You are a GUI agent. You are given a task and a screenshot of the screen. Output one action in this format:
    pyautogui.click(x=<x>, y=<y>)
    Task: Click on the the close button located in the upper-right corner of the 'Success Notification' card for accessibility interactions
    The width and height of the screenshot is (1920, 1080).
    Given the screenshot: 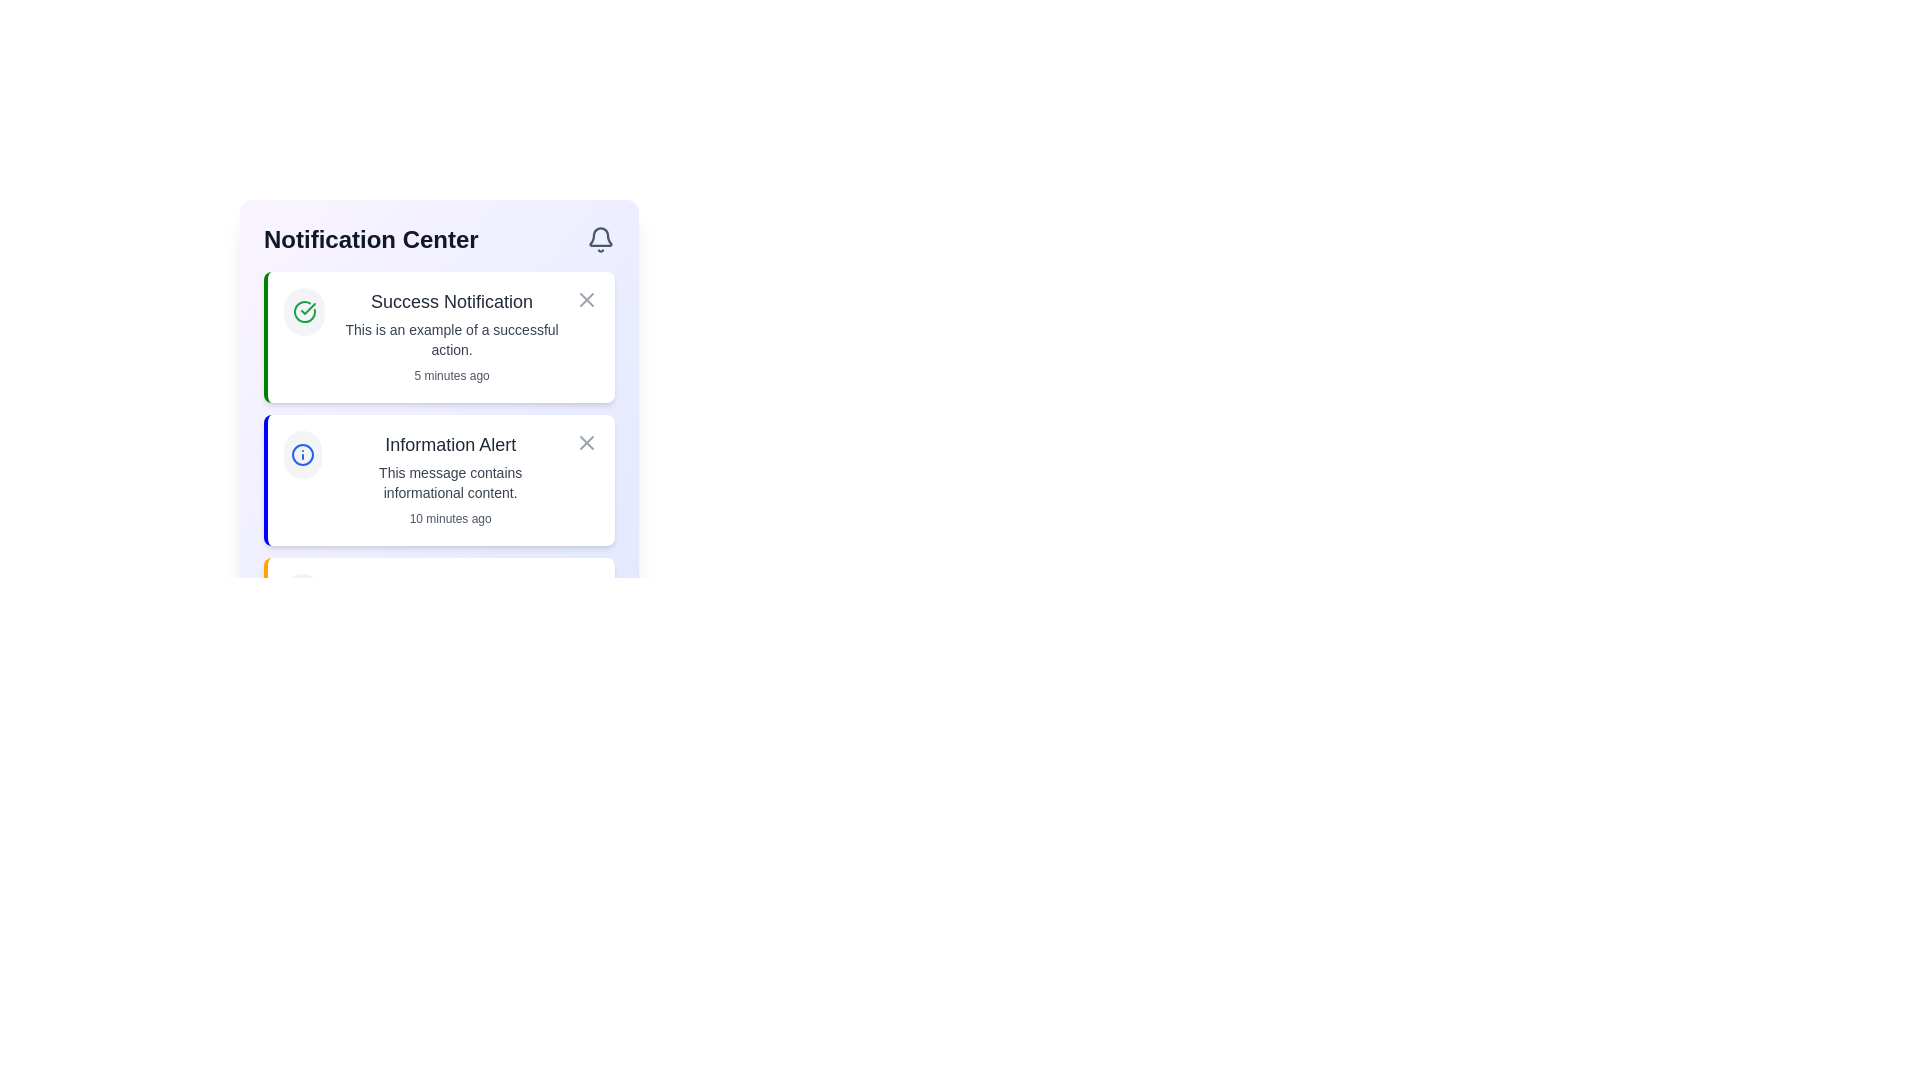 What is the action you would take?
    pyautogui.click(x=585, y=300)
    